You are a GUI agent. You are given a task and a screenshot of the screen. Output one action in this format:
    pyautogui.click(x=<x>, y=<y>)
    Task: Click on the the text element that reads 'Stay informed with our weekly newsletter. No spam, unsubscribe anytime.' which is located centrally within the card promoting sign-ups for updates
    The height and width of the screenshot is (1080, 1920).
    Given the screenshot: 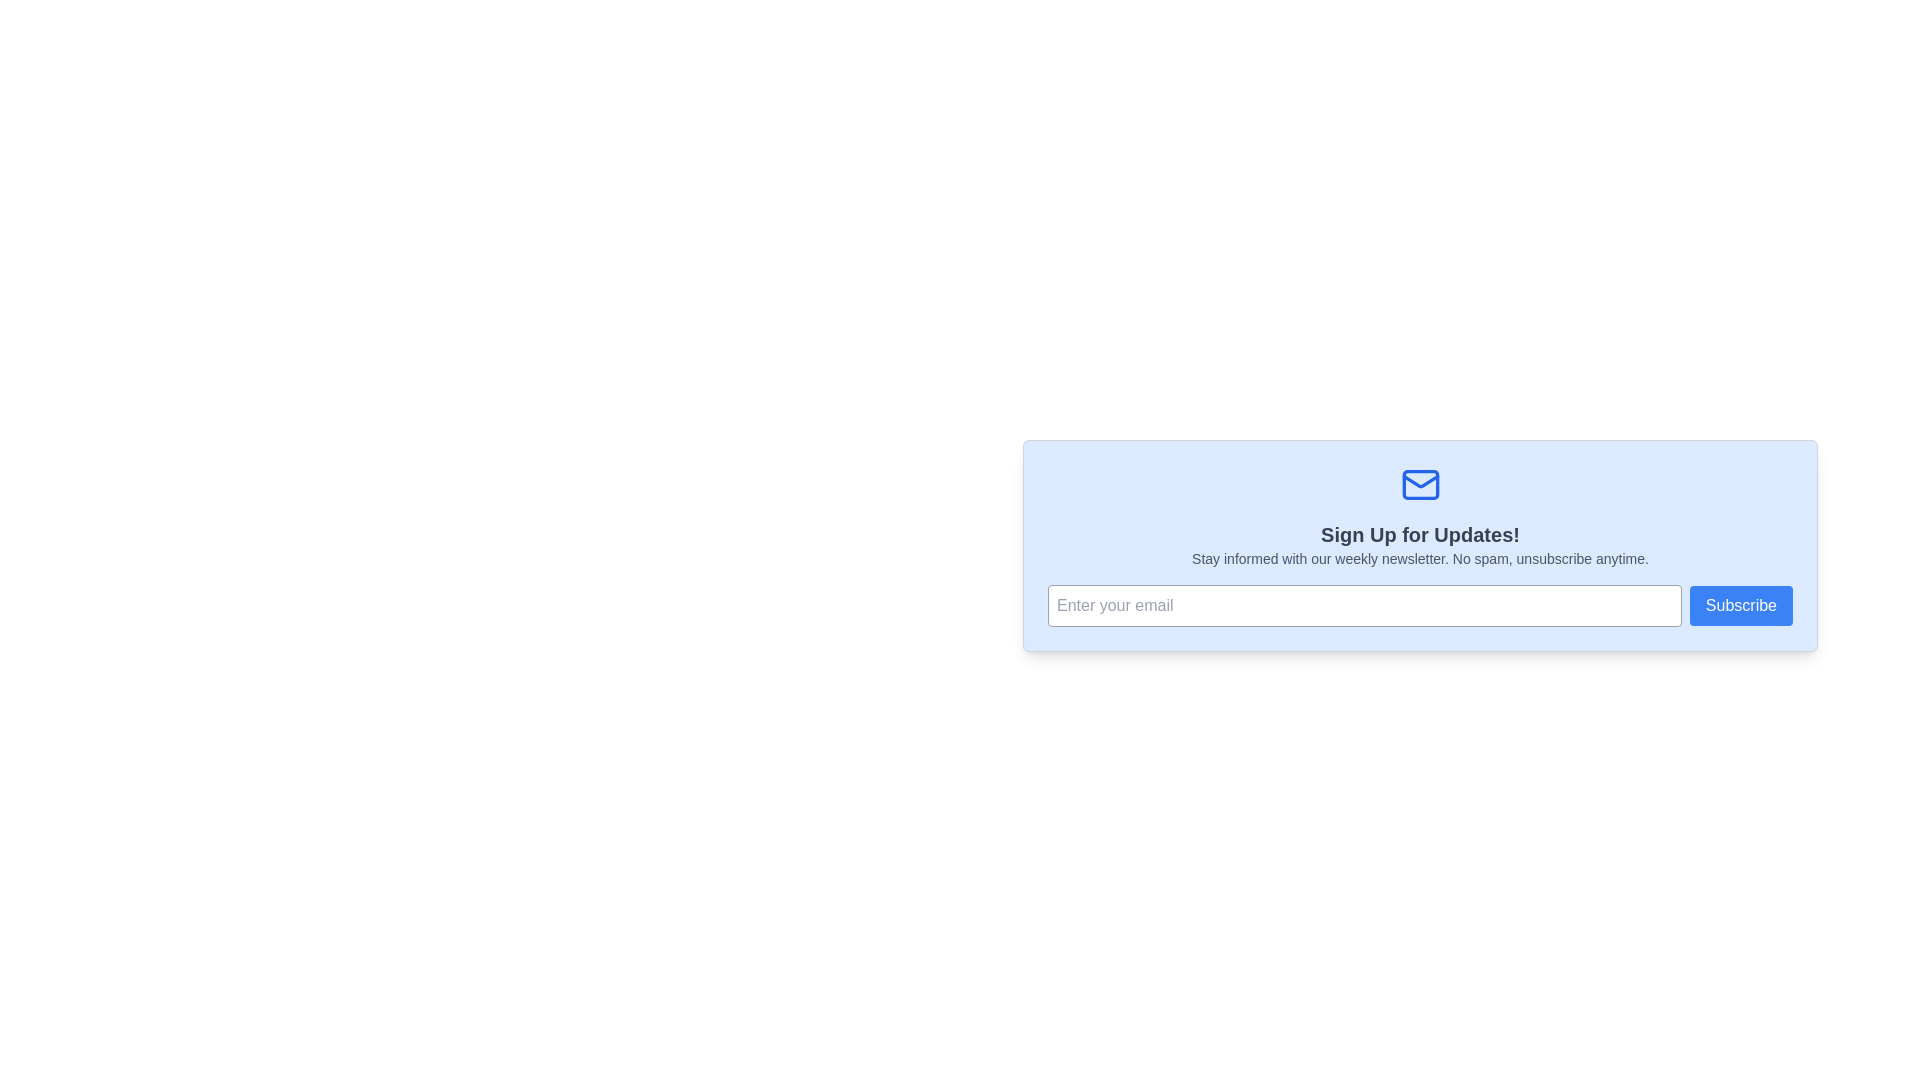 What is the action you would take?
    pyautogui.click(x=1419, y=559)
    